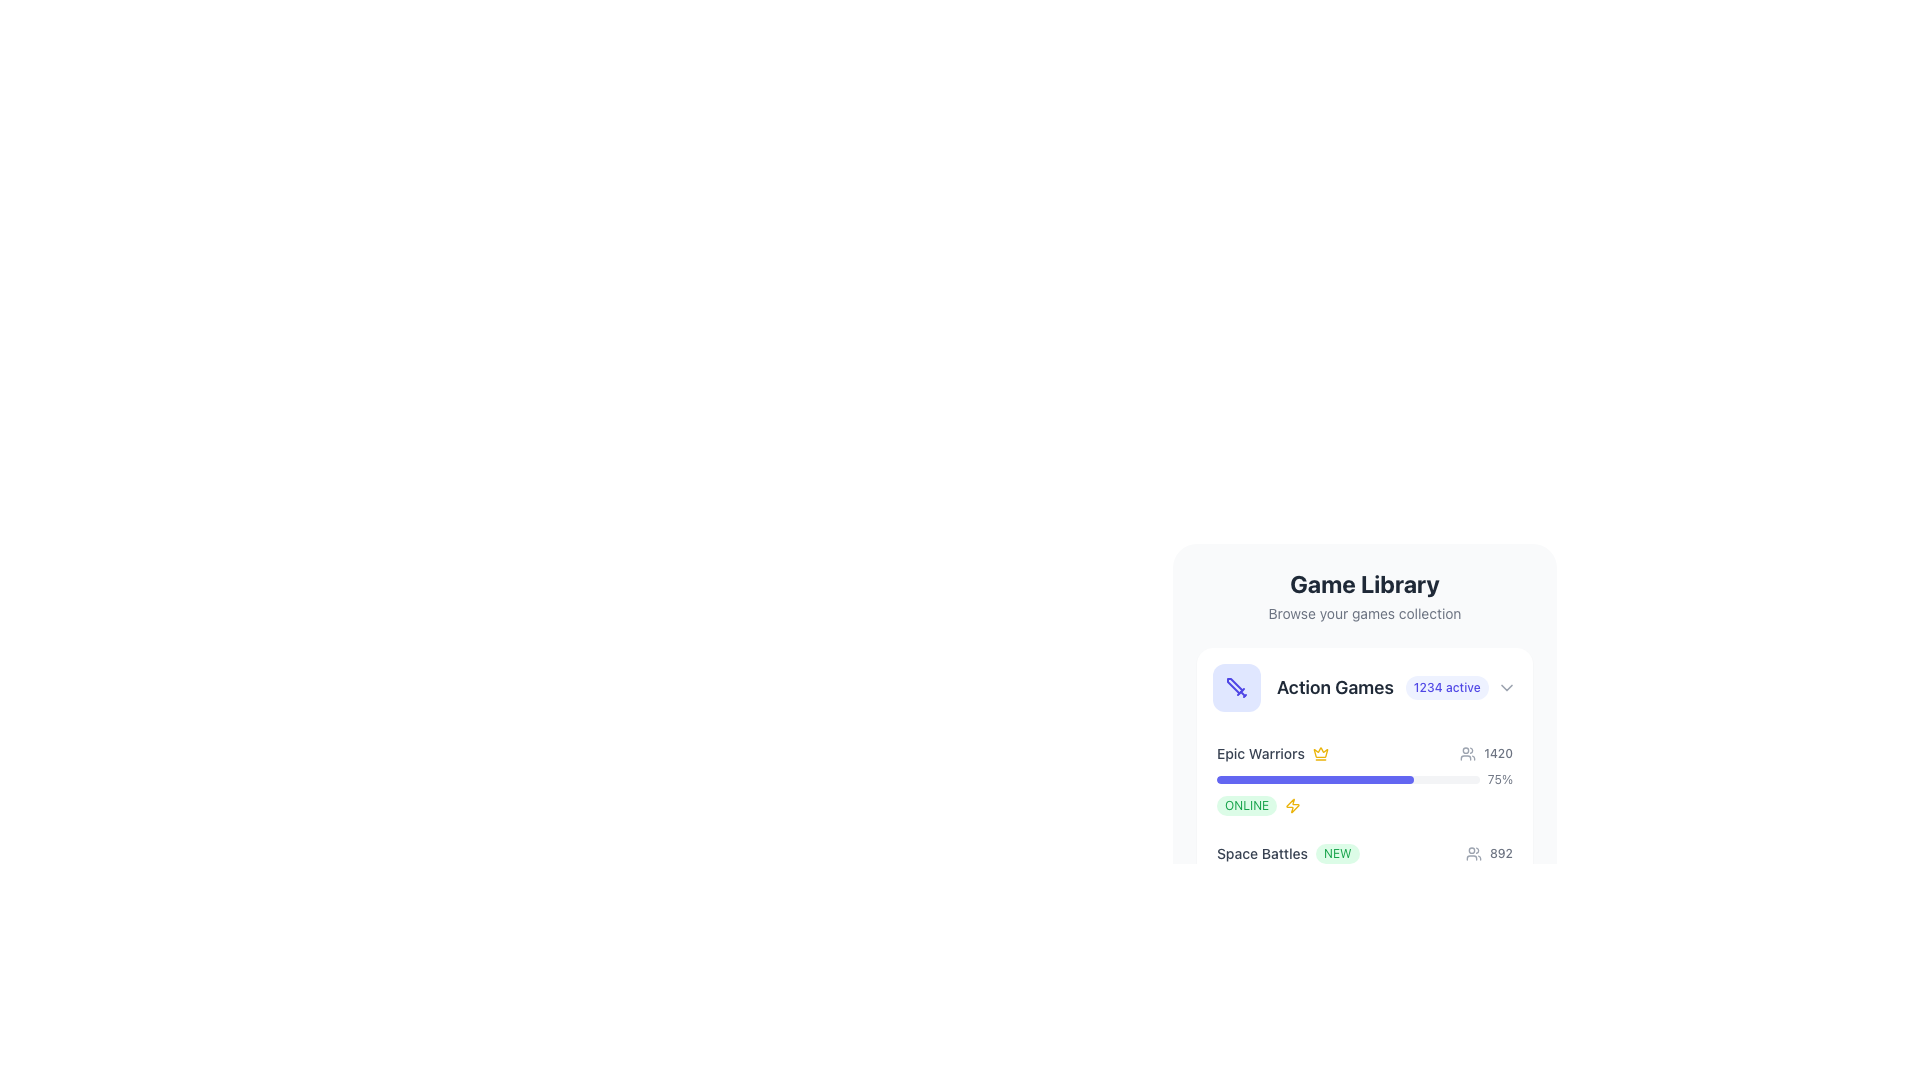 The height and width of the screenshot is (1080, 1920). Describe the element at coordinates (1335, 686) in the screenshot. I see `the text label reading 'Action Games', which is styled with a medium-large bold dark gray font and positioned in the top section of the 'Game Library' interface, to the right of an icon and to the left of a badge reading '1234 active'` at that location.